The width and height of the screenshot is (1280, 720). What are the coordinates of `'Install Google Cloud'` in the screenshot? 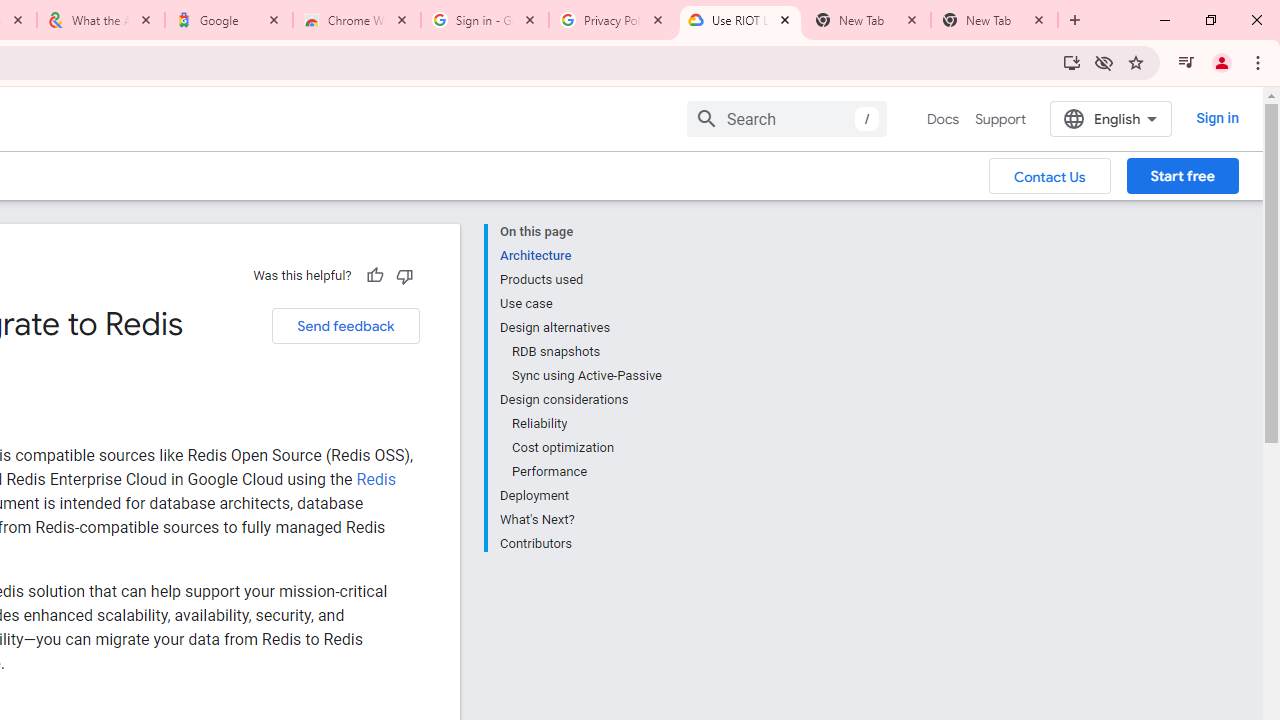 It's located at (1071, 61).